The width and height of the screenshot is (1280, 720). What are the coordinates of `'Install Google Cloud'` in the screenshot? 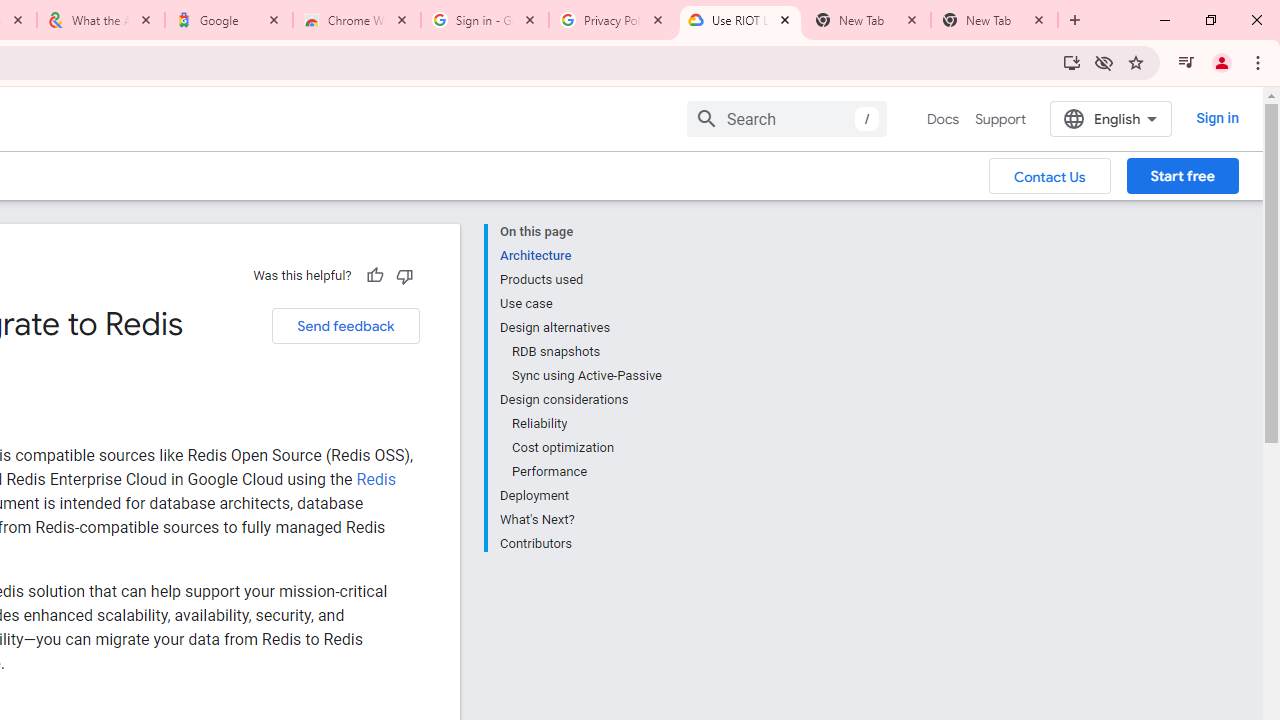 It's located at (1071, 61).